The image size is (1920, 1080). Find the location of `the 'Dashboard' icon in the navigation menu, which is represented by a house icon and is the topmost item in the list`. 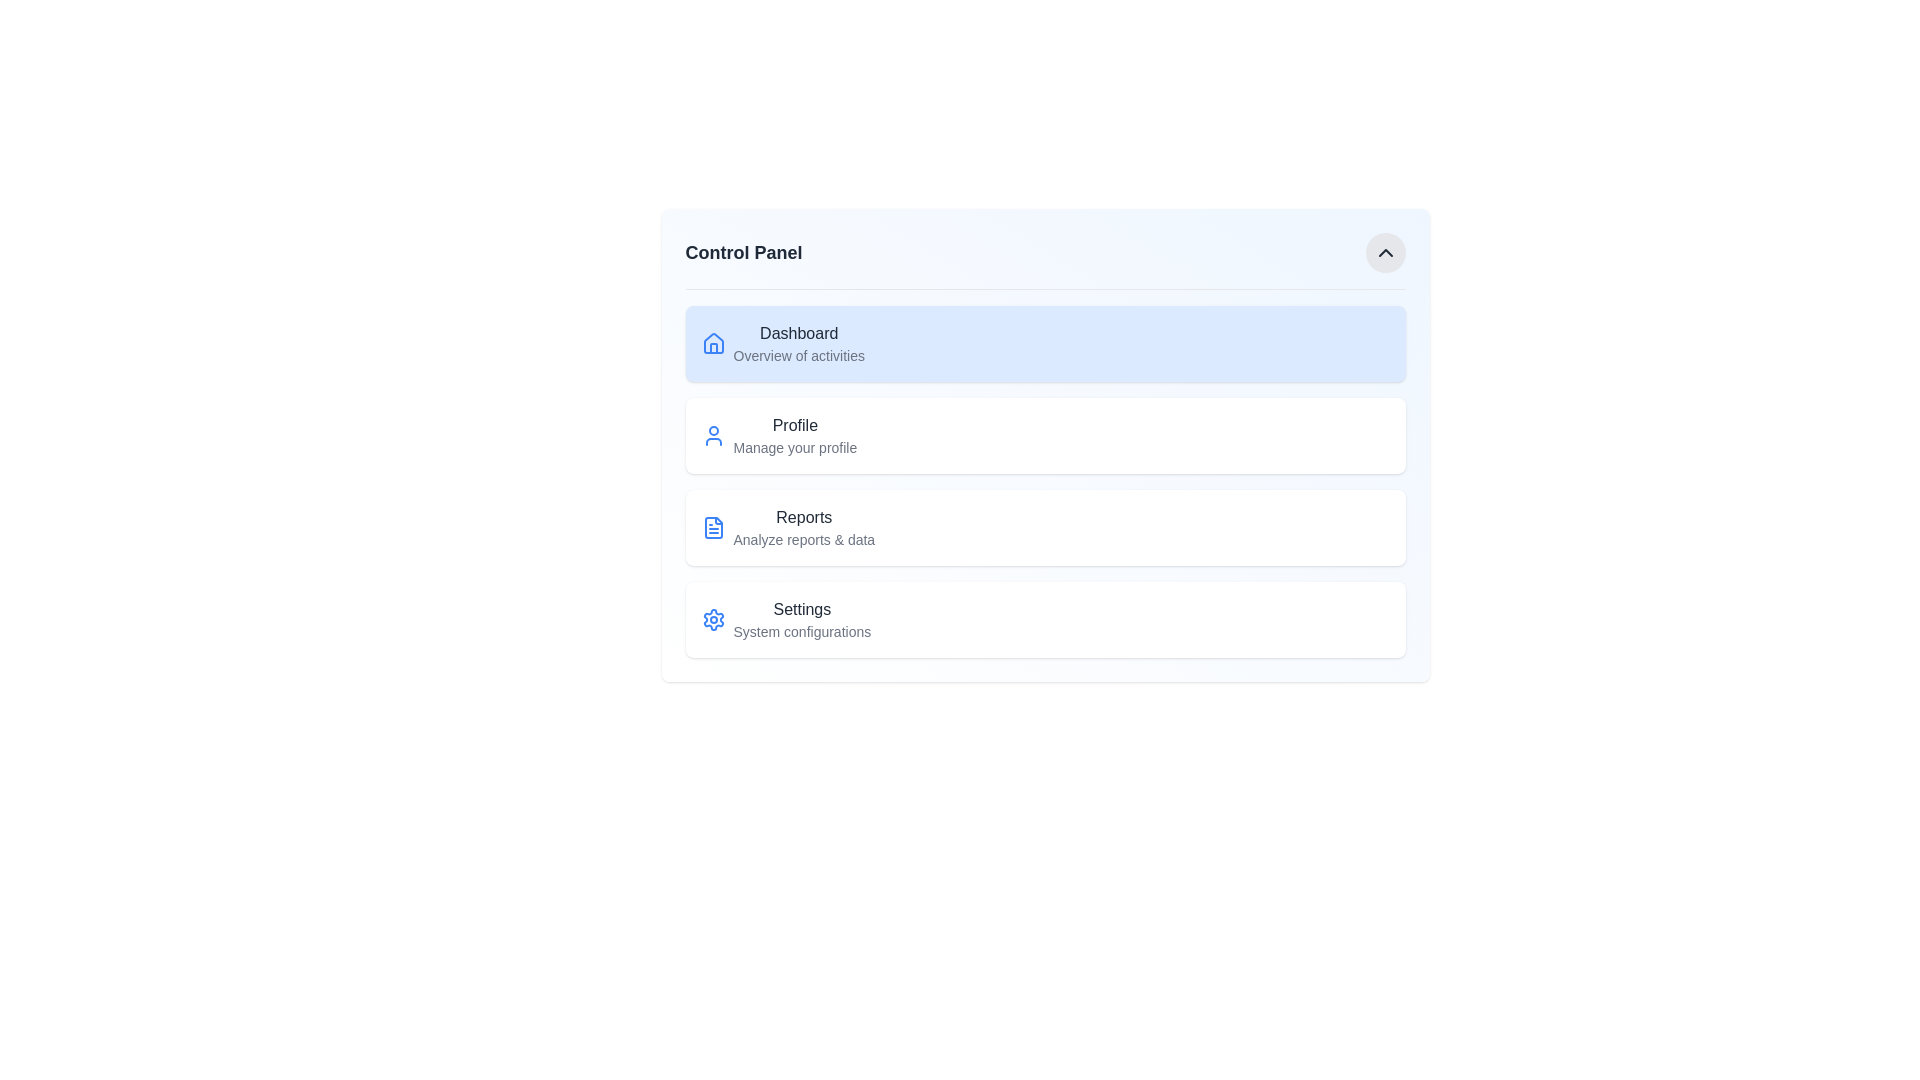

the 'Dashboard' icon in the navigation menu, which is represented by a house icon and is the topmost item in the list is located at coordinates (713, 342).